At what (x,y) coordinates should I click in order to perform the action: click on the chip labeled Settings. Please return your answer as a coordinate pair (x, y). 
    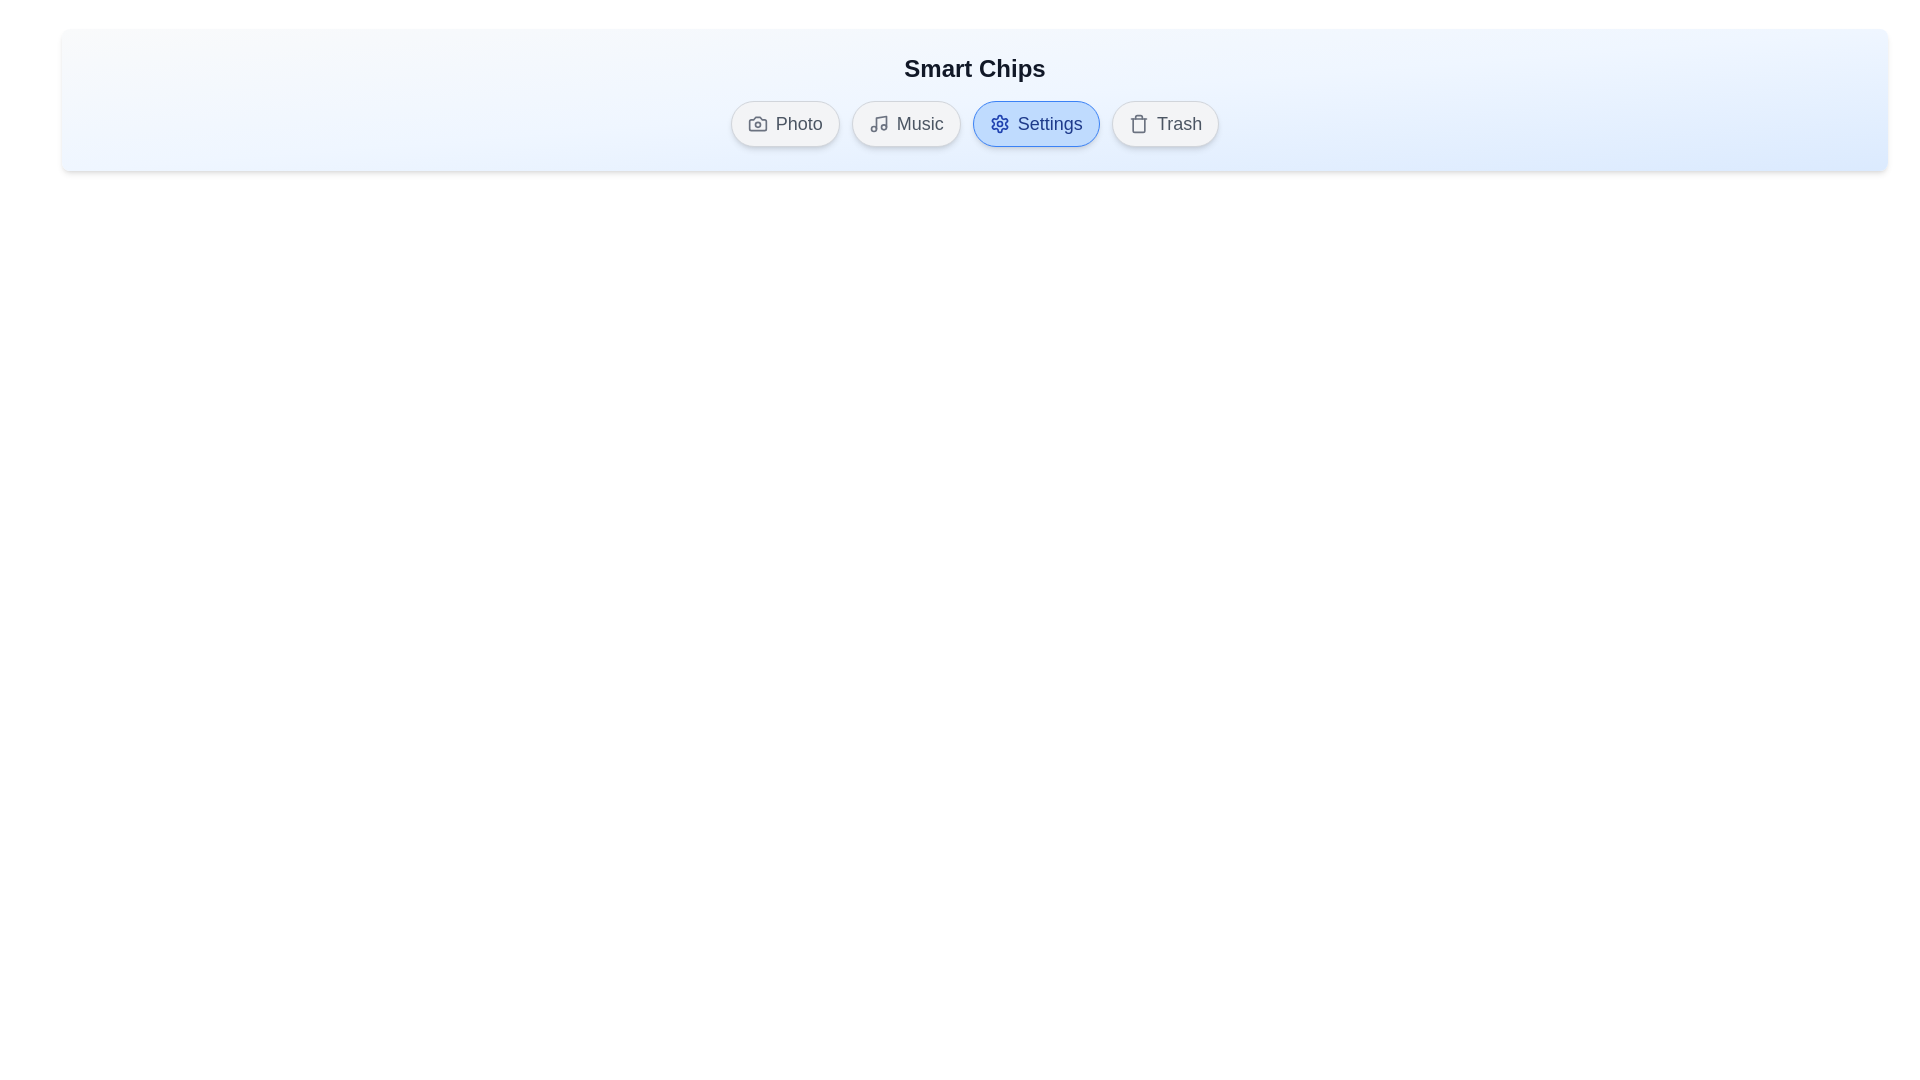
    Looking at the image, I should click on (1036, 123).